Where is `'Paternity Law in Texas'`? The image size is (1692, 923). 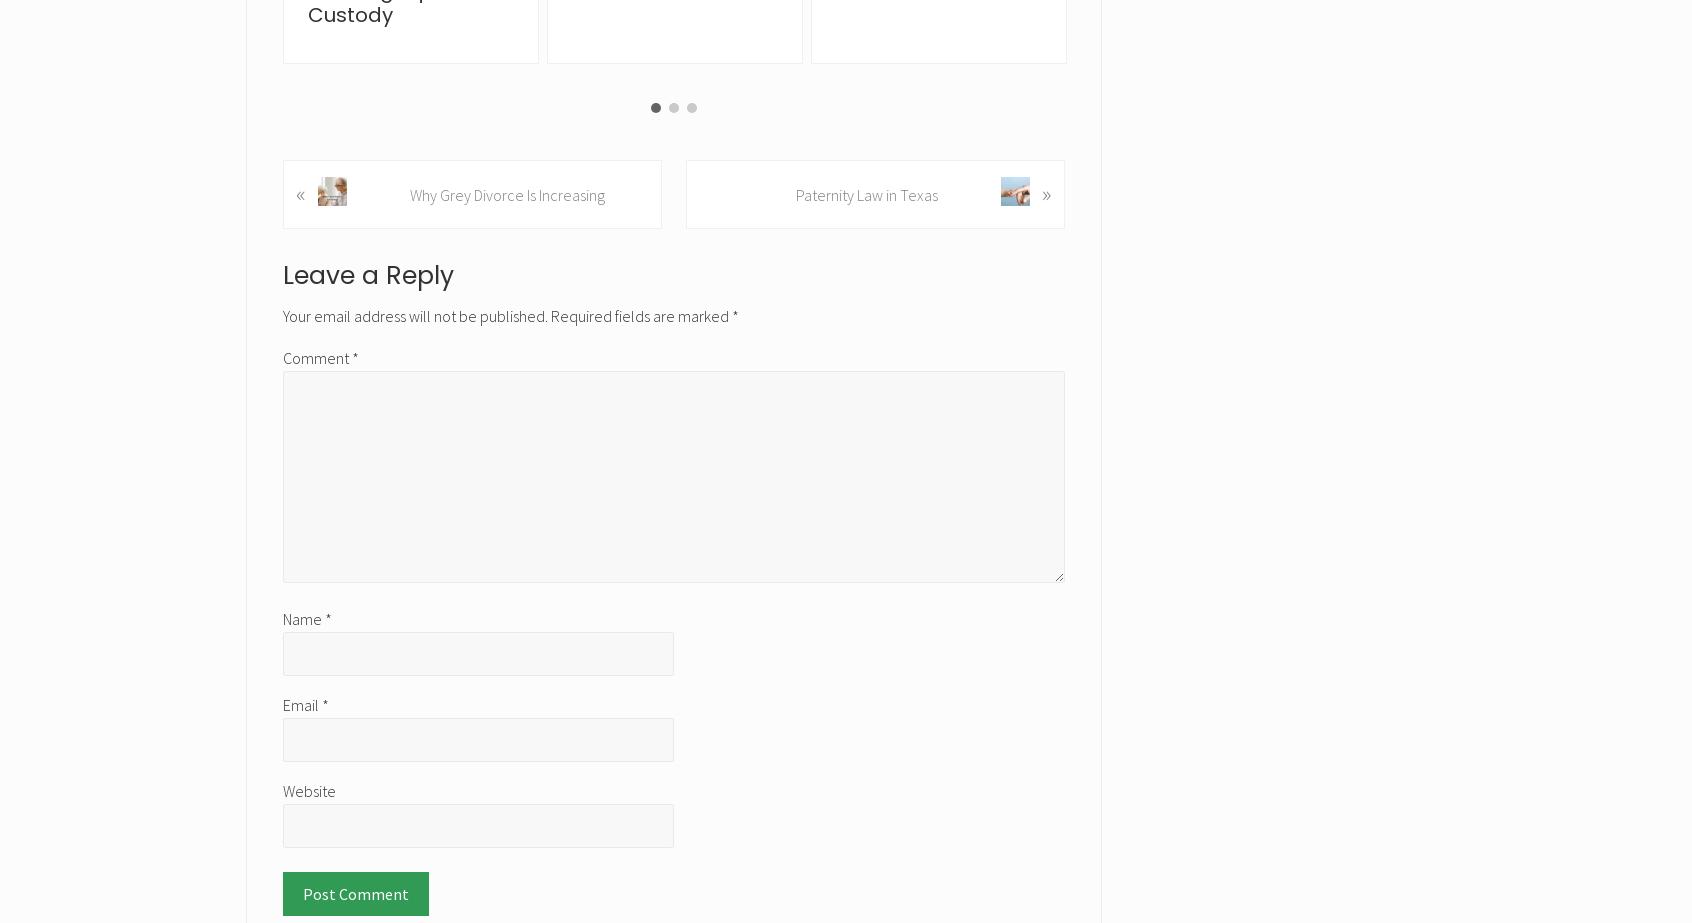 'Paternity Law in Texas' is located at coordinates (795, 194).